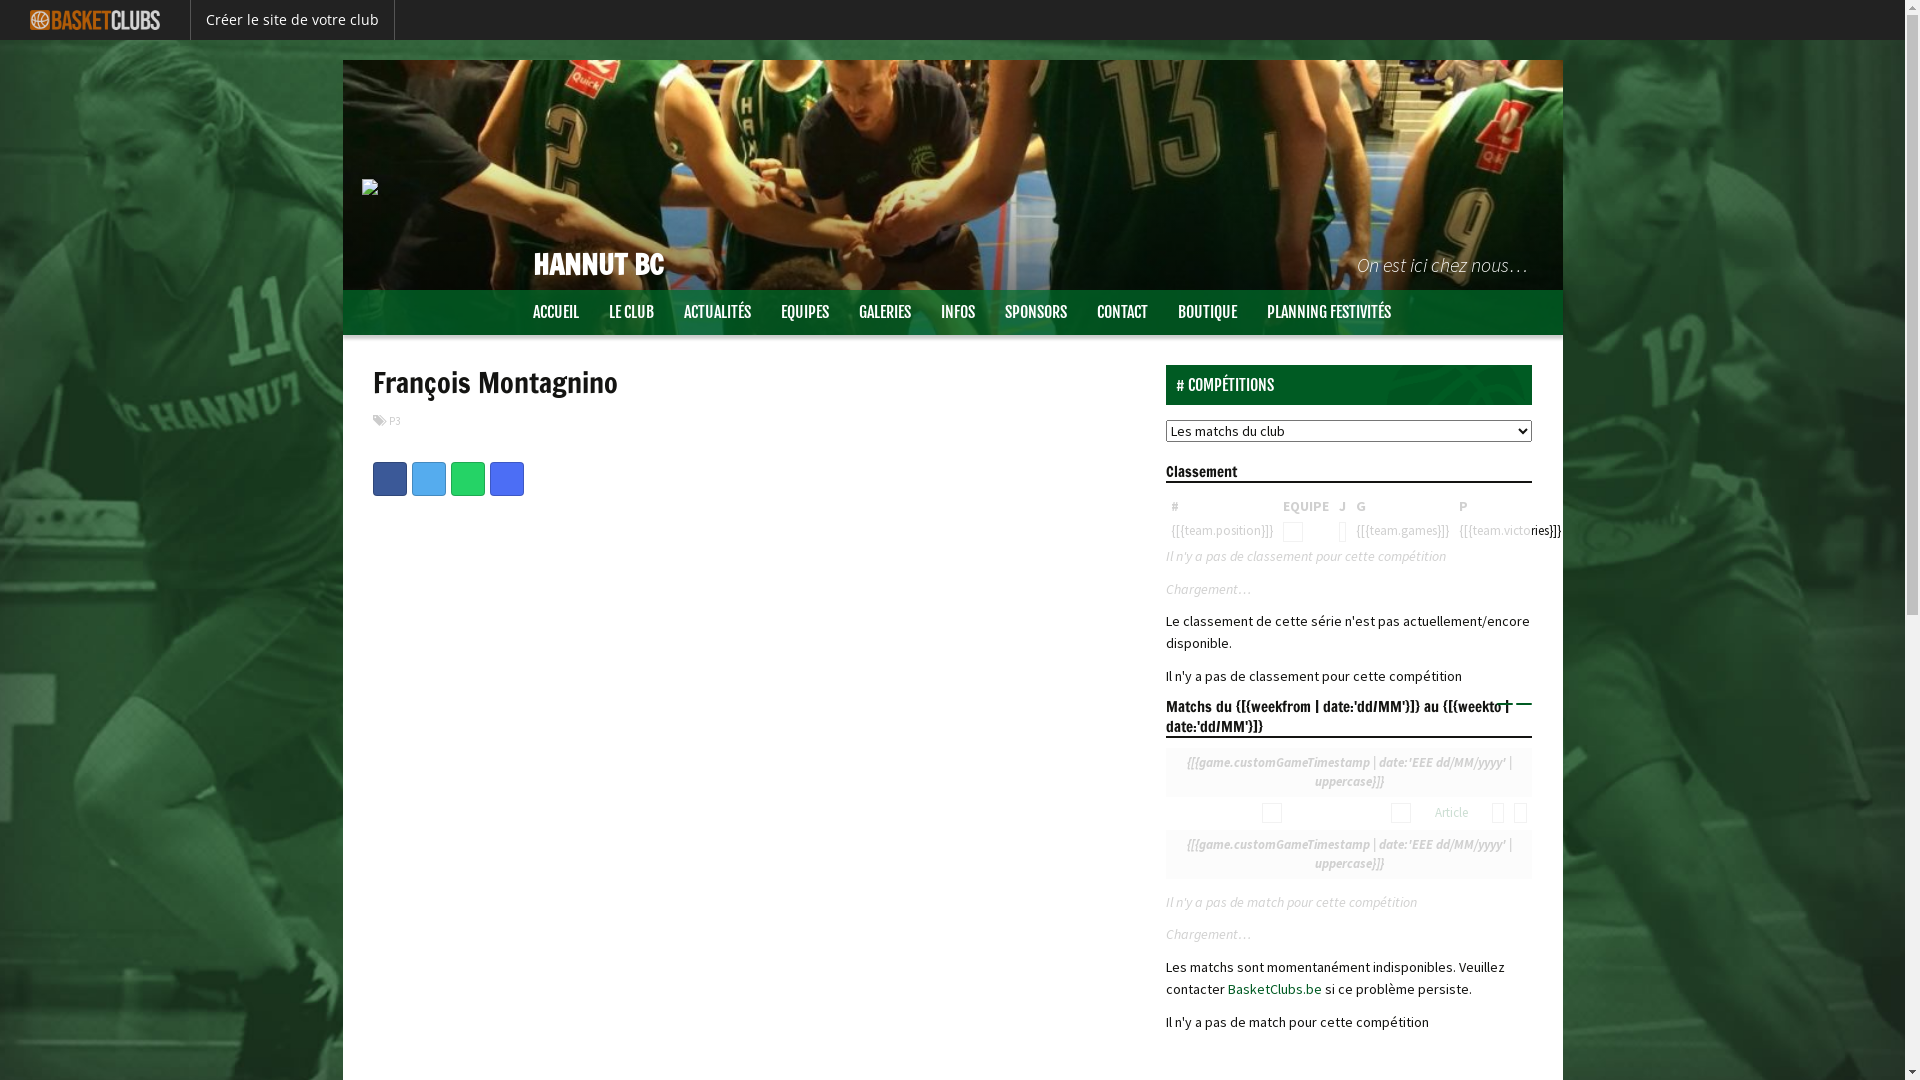 The image size is (1920, 1080). I want to click on 'Partager sur Telegram', so click(489, 478).